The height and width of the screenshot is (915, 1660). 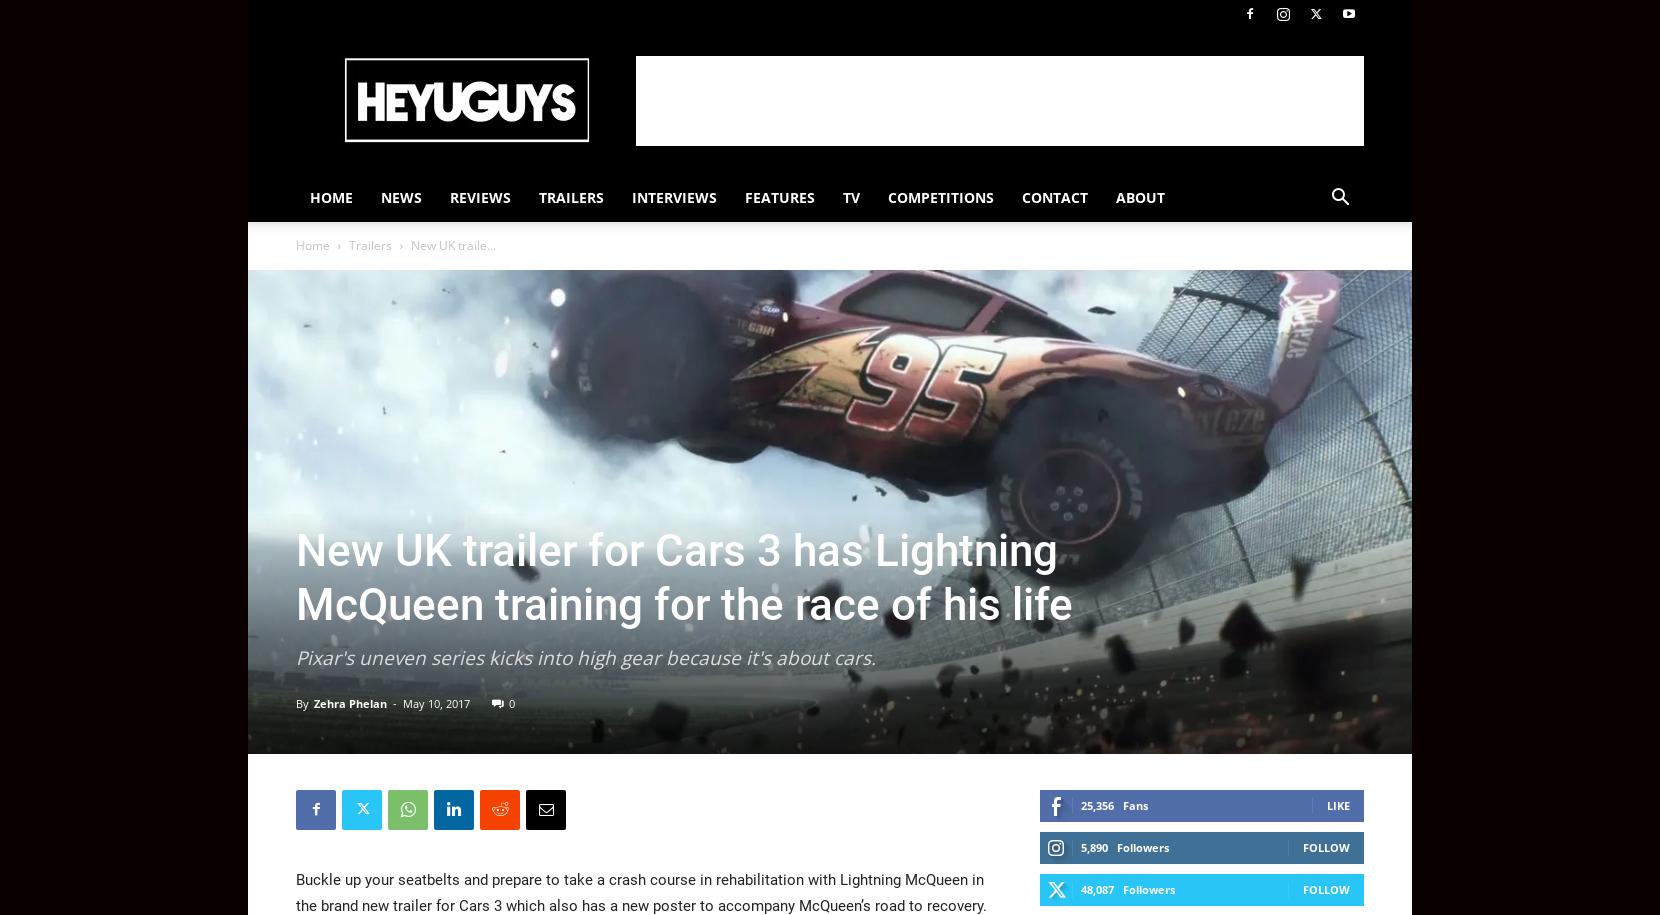 What do you see at coordinates (683, 575) in the screenshot?
I see `'New UK trailer for Cars 3 has Lightning McQueen training for the race of his life'` at bounding box center [683, 575].